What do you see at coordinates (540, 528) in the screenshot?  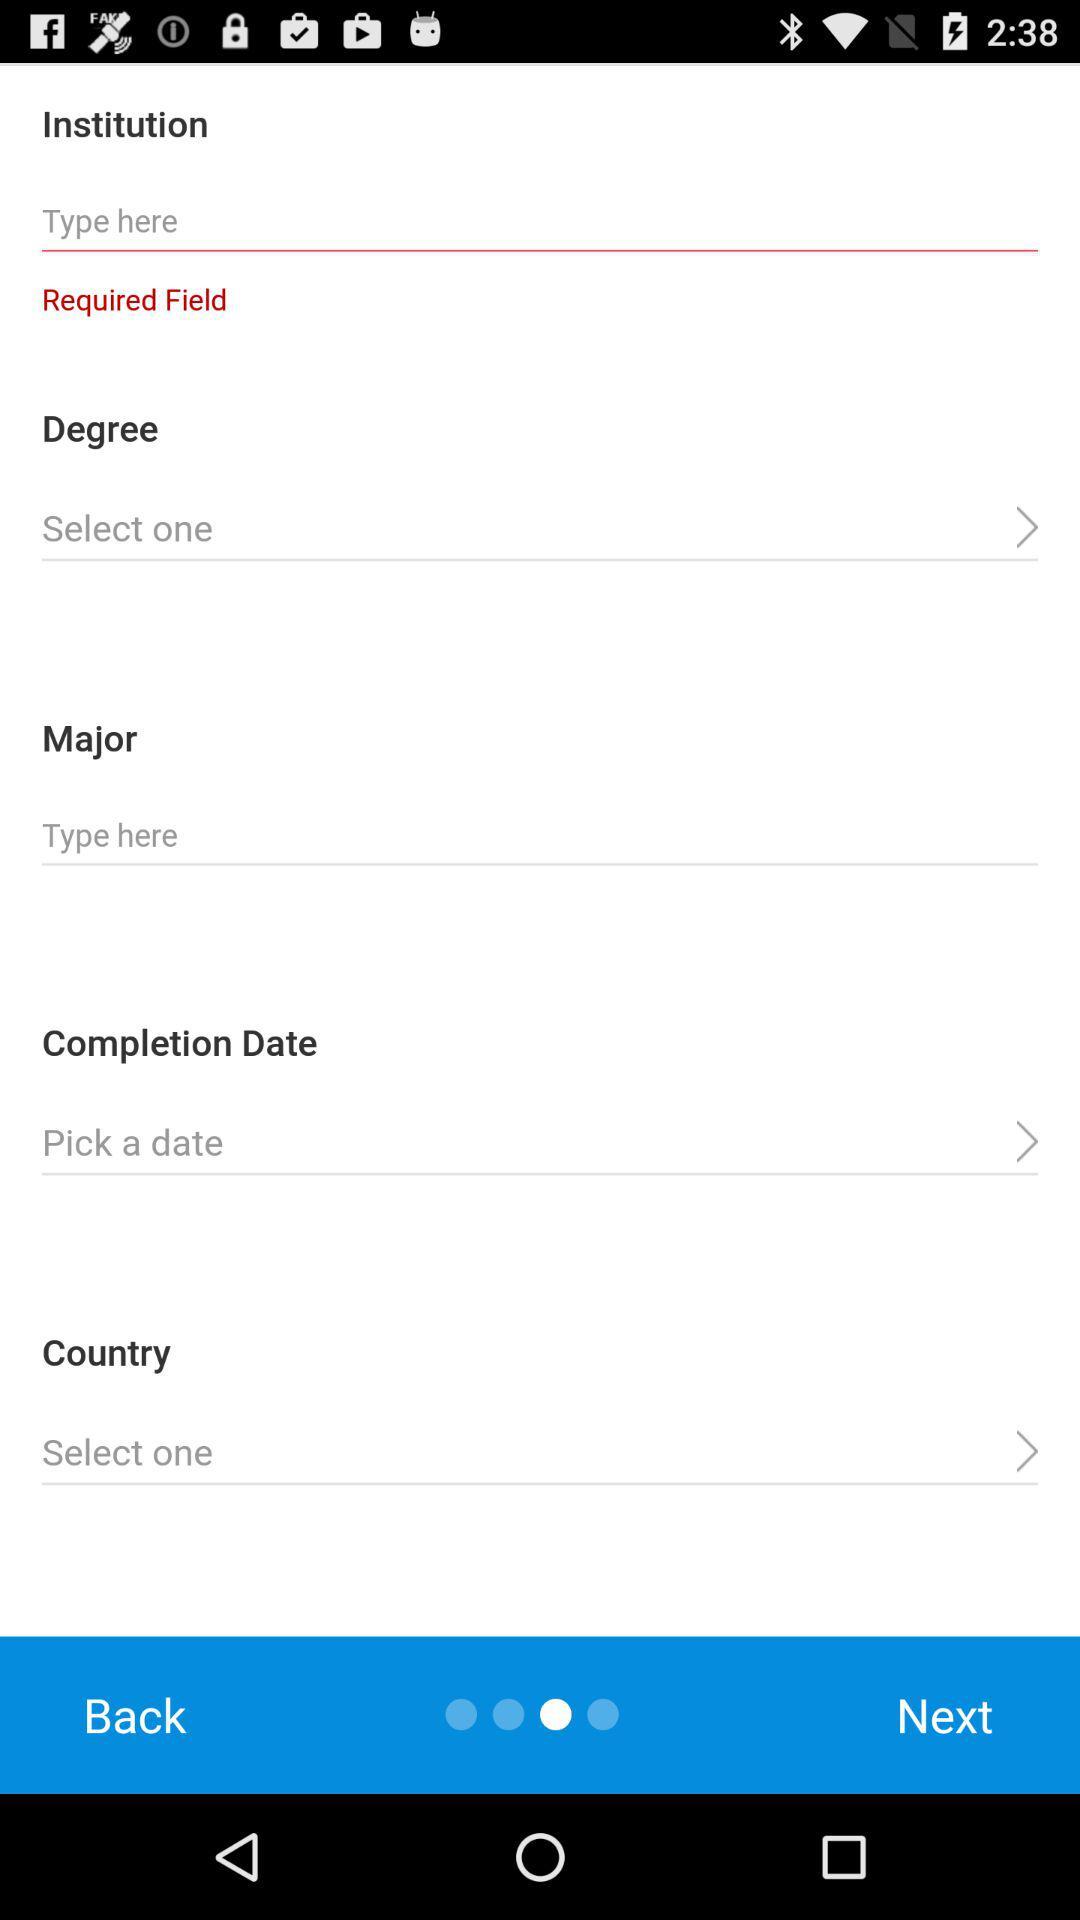 I see `data entry field` at bounding box center [540, 528].